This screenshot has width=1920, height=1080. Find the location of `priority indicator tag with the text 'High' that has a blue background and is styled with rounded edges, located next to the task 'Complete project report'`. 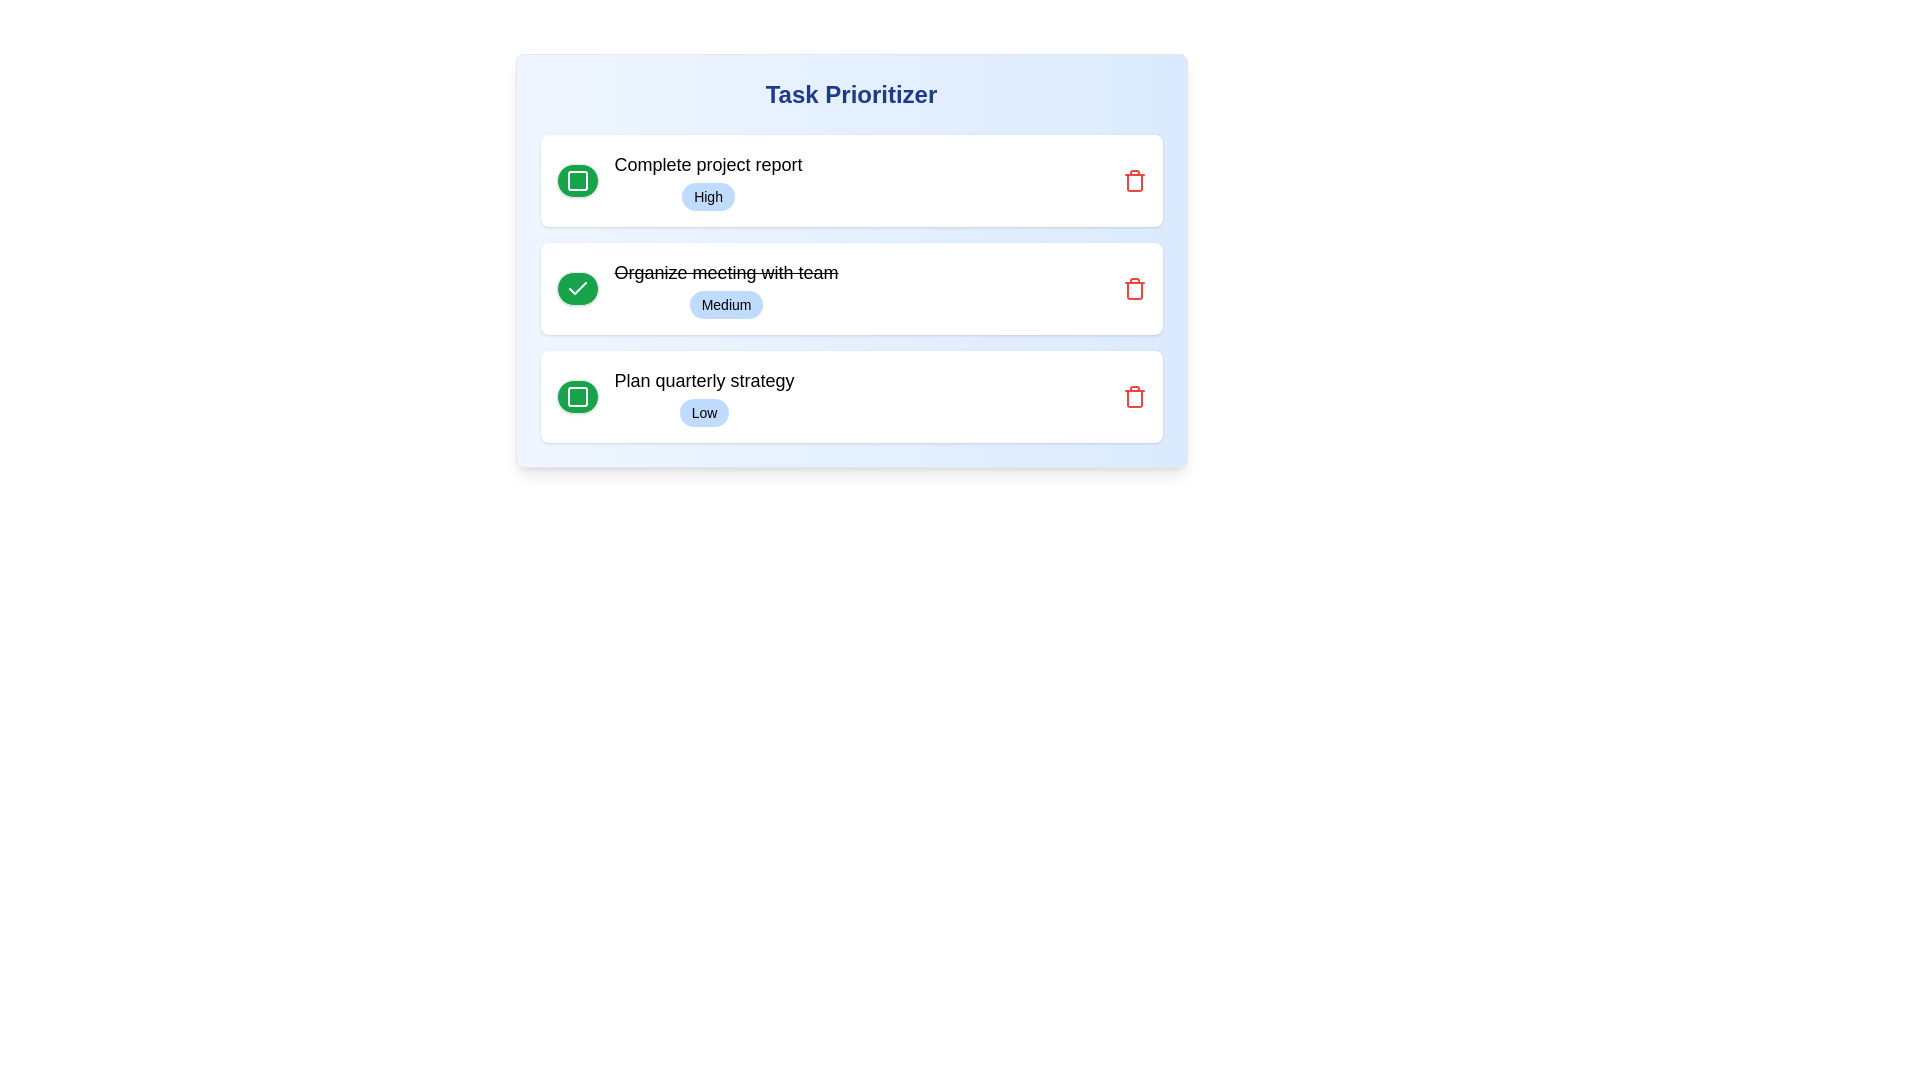

priority indicator tag with the text 'High' that has a blue background and is styled with rounded edges, located next to the task 'Complete project report' is located at coordinates (708, 196).